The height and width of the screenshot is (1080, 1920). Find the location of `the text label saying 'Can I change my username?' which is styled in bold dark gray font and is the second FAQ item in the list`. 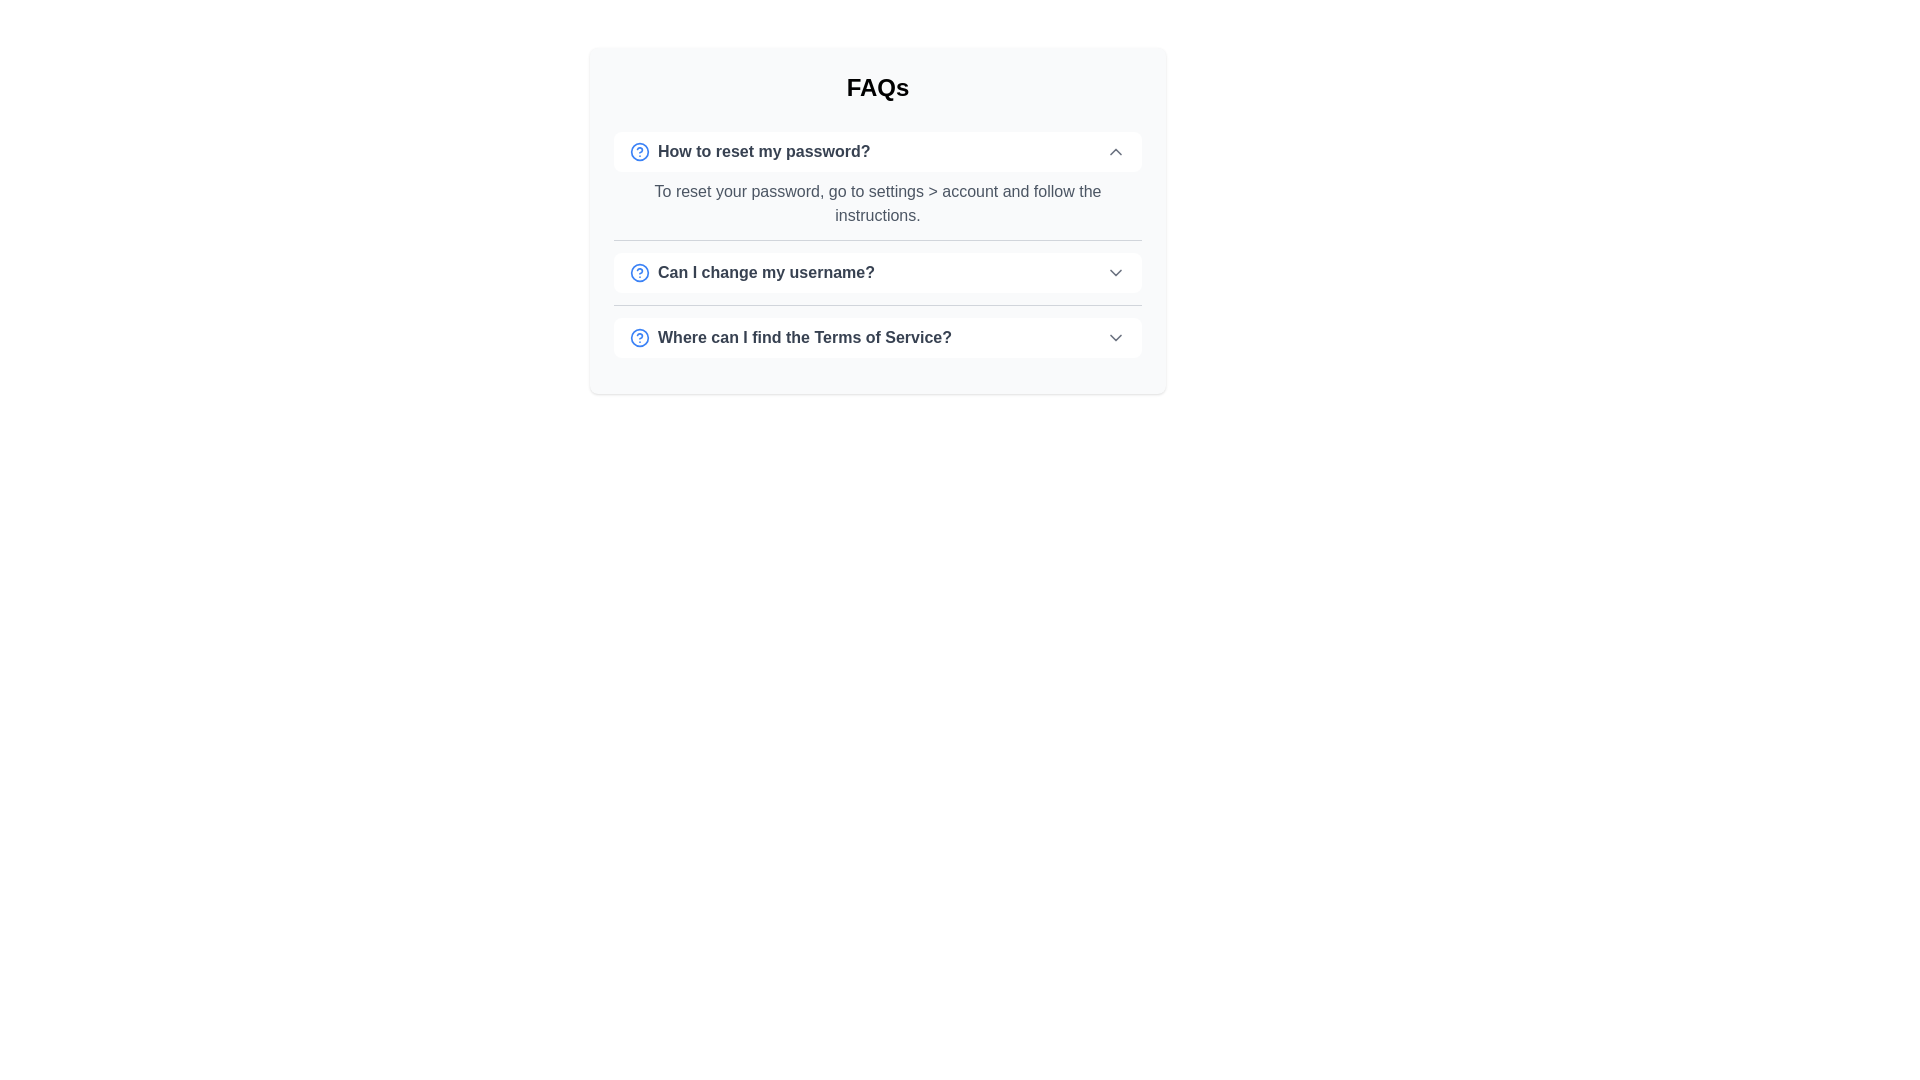

the text label saying 'Can I change my username?' which is styled in bold dark gray font and is the second FAQ item in the list is located at coordinates (751, 273).